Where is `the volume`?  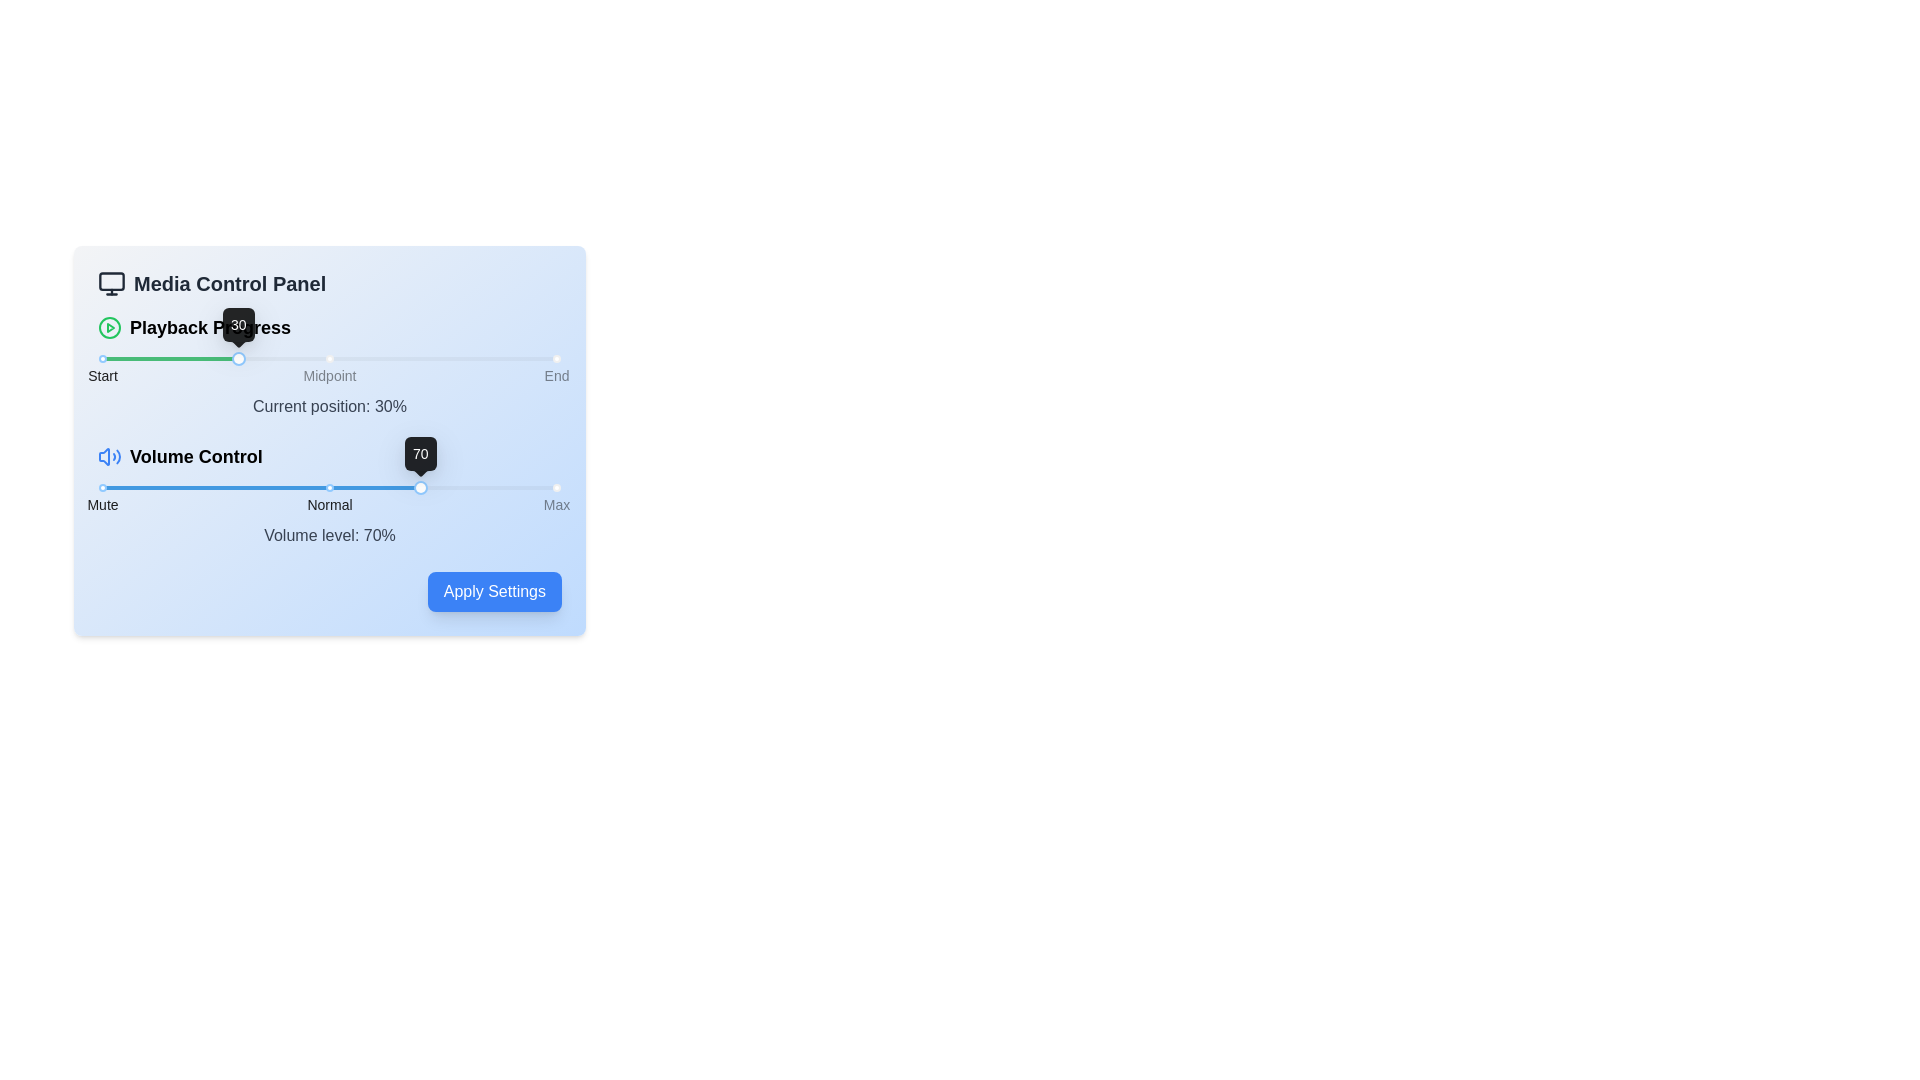 the volume is located at coordinates (532, 488).